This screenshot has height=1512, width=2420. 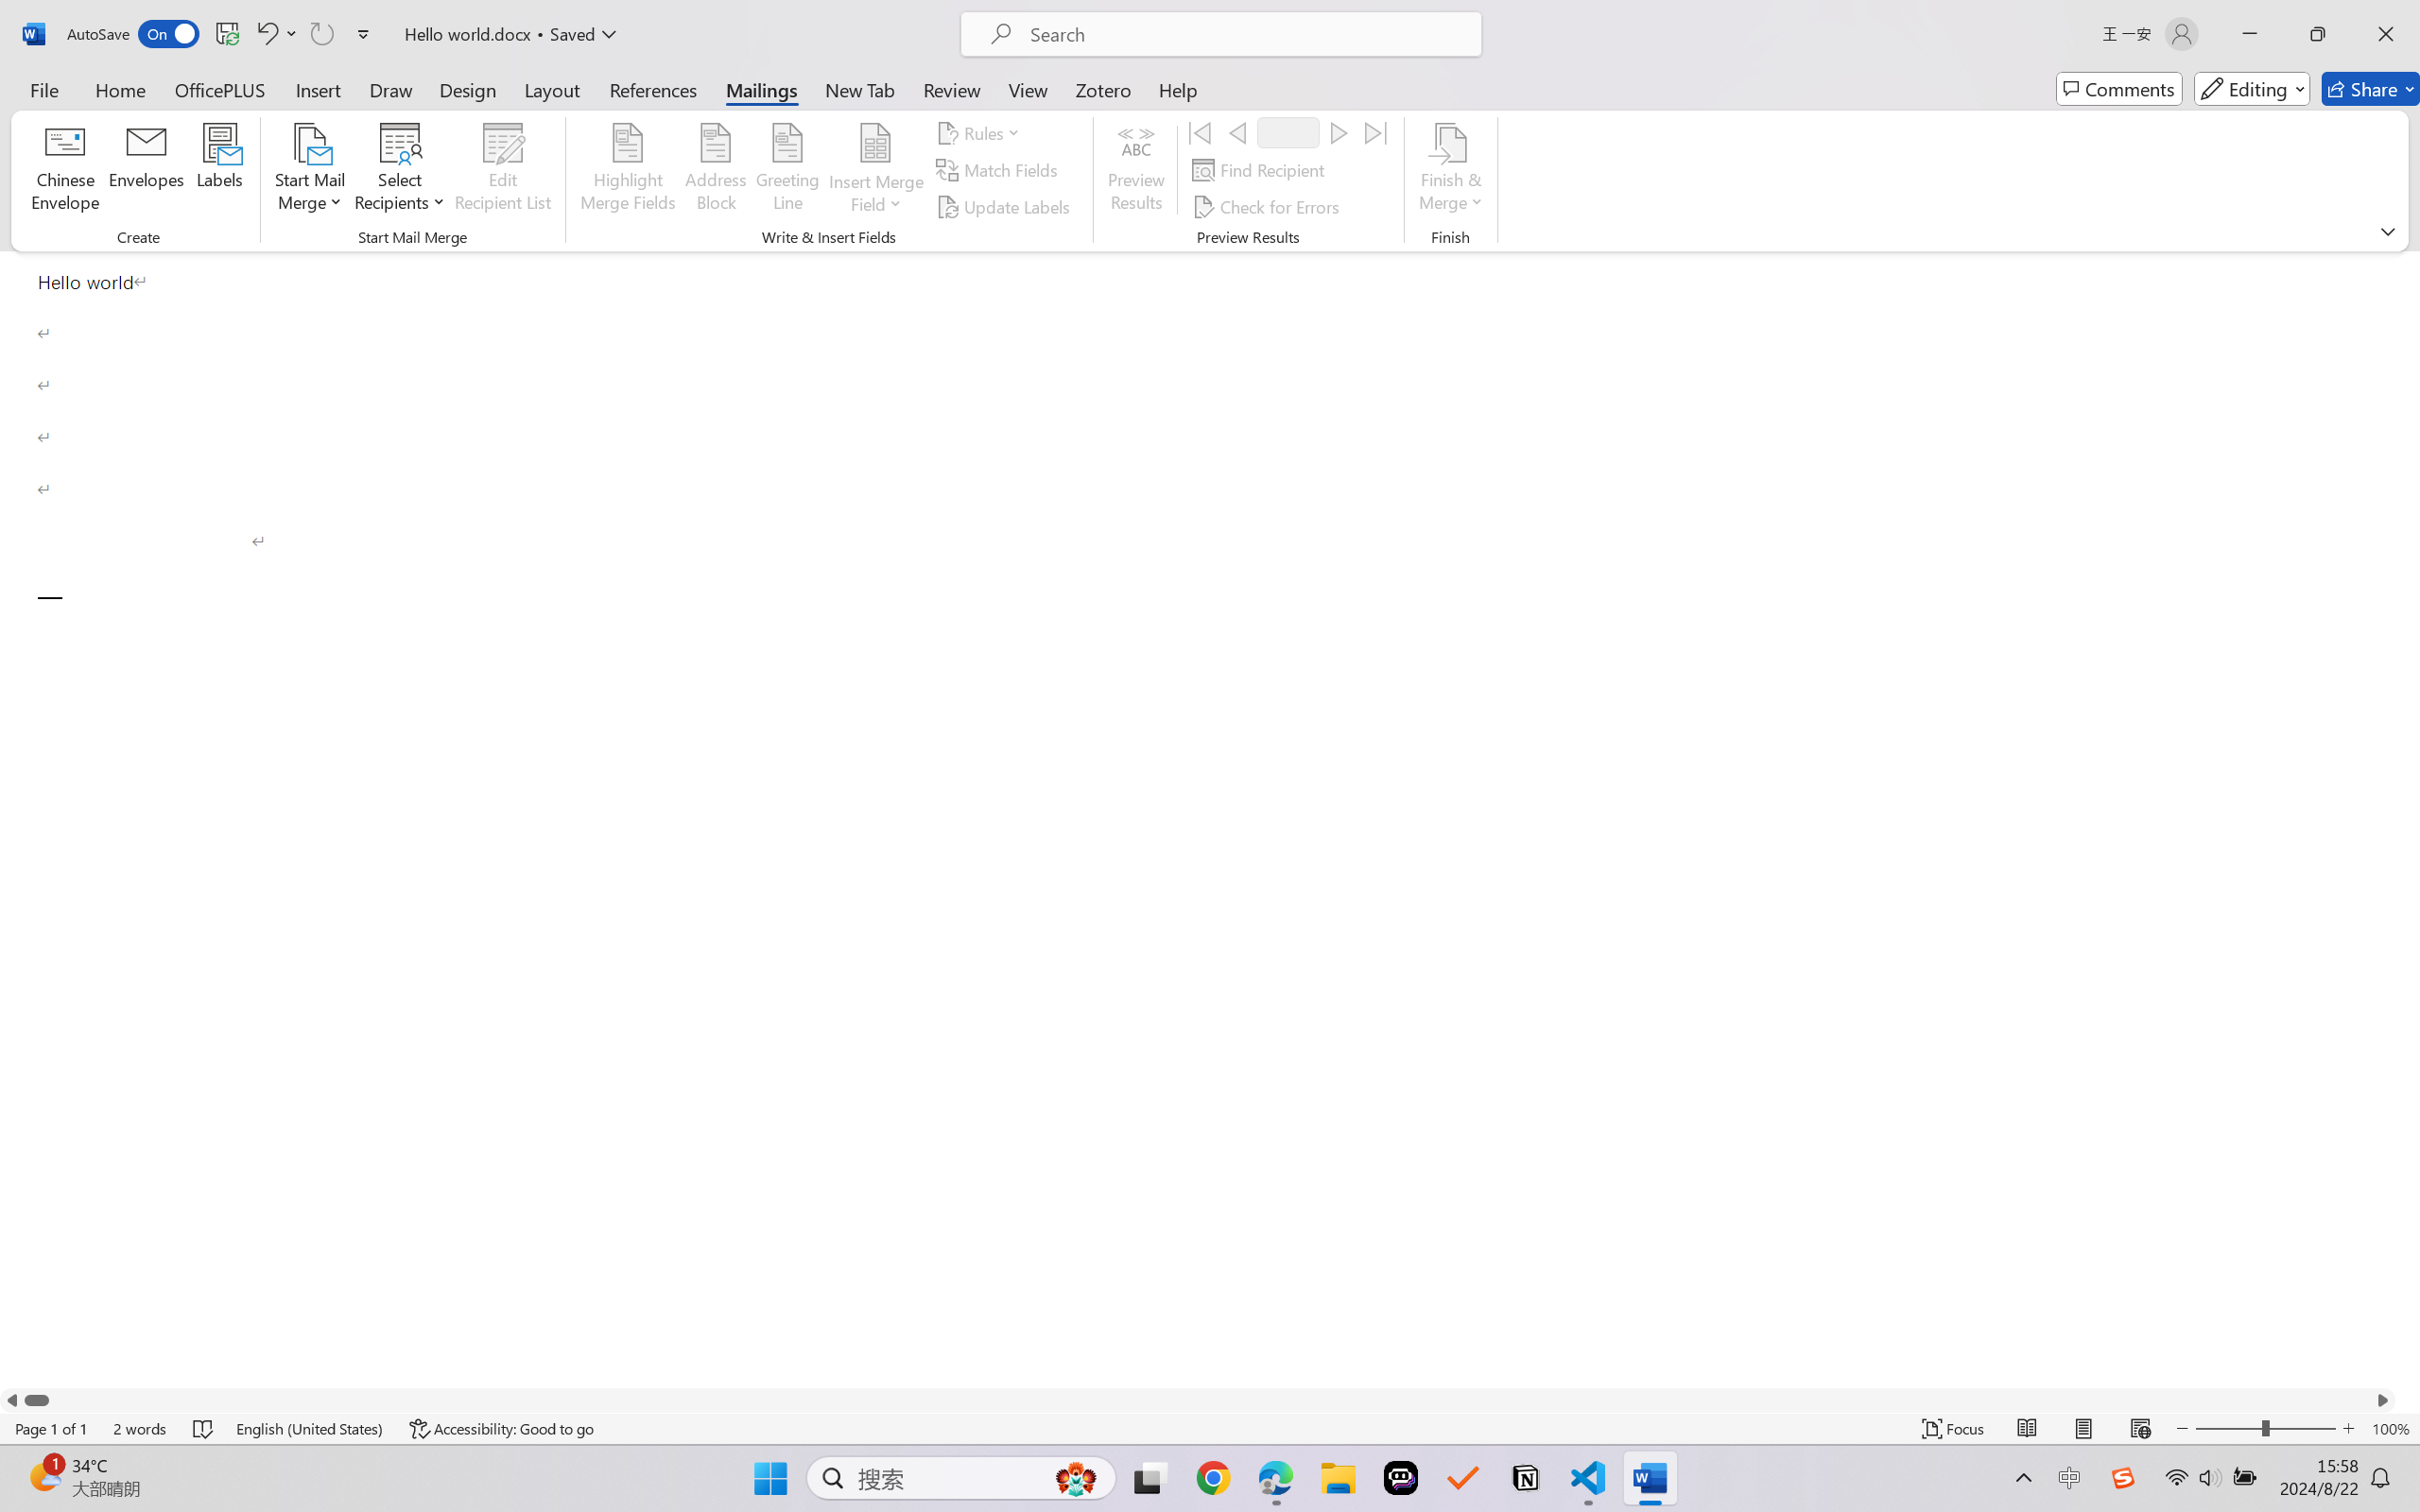 What do you see at coordinates (222, 33) in the screenshot?
I see `'Quick Access Toolbar'` at bounding box center [222, 33].